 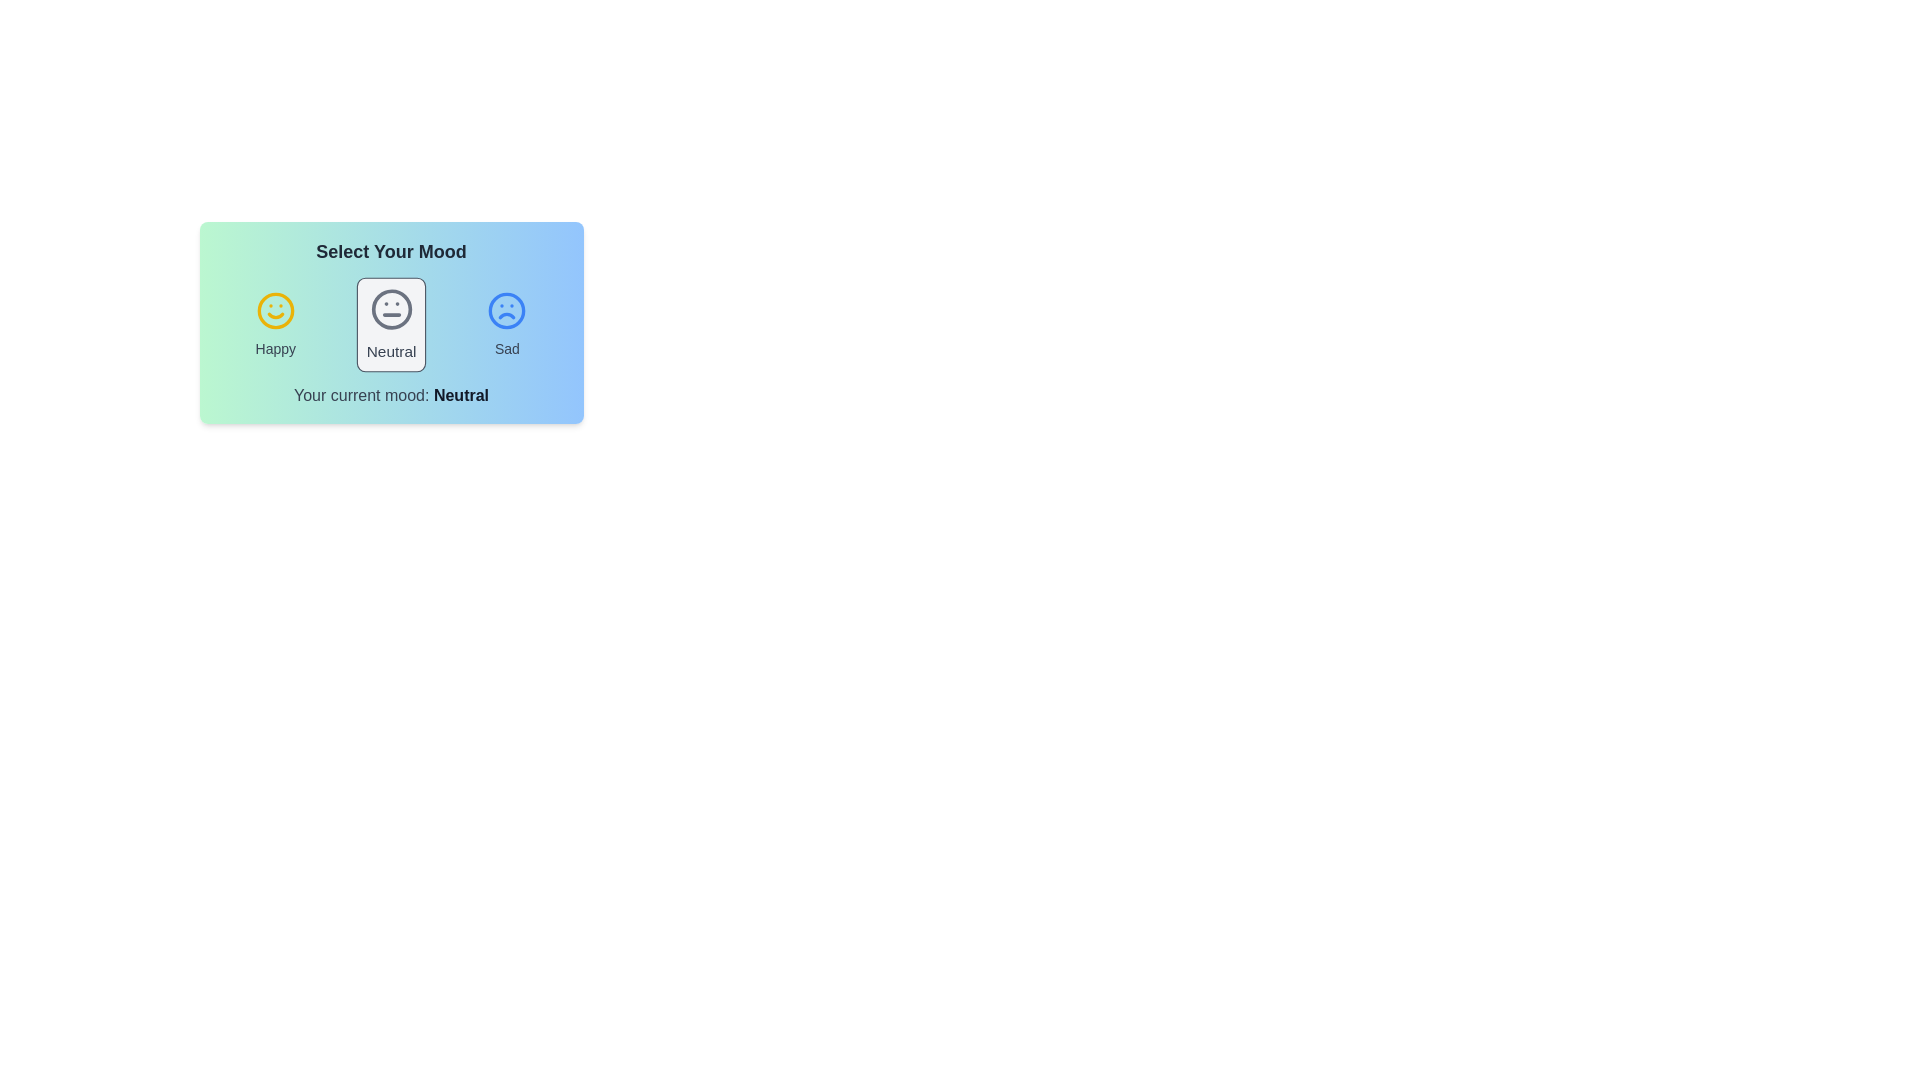 I want to click on the text 'Neutral' in the component, so click(x=391, y=350).